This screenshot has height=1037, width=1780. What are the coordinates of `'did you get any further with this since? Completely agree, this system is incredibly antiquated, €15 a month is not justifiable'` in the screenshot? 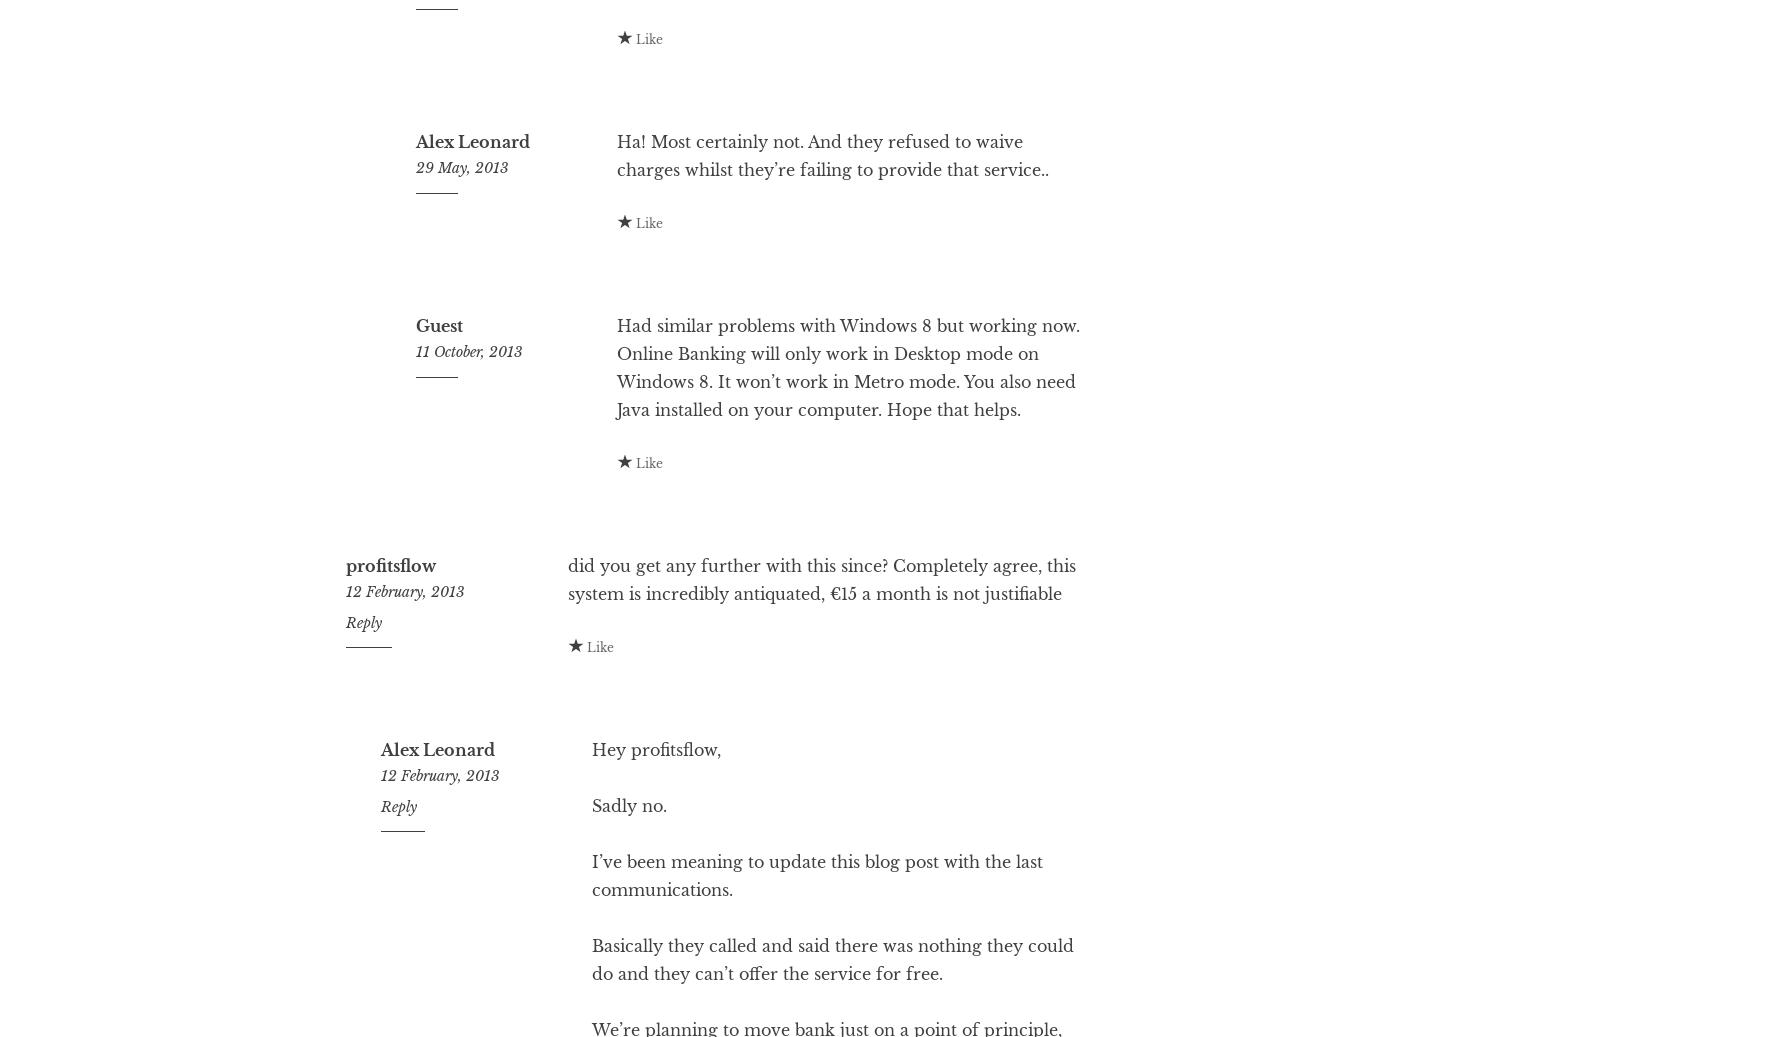 It's located at (819, 660).